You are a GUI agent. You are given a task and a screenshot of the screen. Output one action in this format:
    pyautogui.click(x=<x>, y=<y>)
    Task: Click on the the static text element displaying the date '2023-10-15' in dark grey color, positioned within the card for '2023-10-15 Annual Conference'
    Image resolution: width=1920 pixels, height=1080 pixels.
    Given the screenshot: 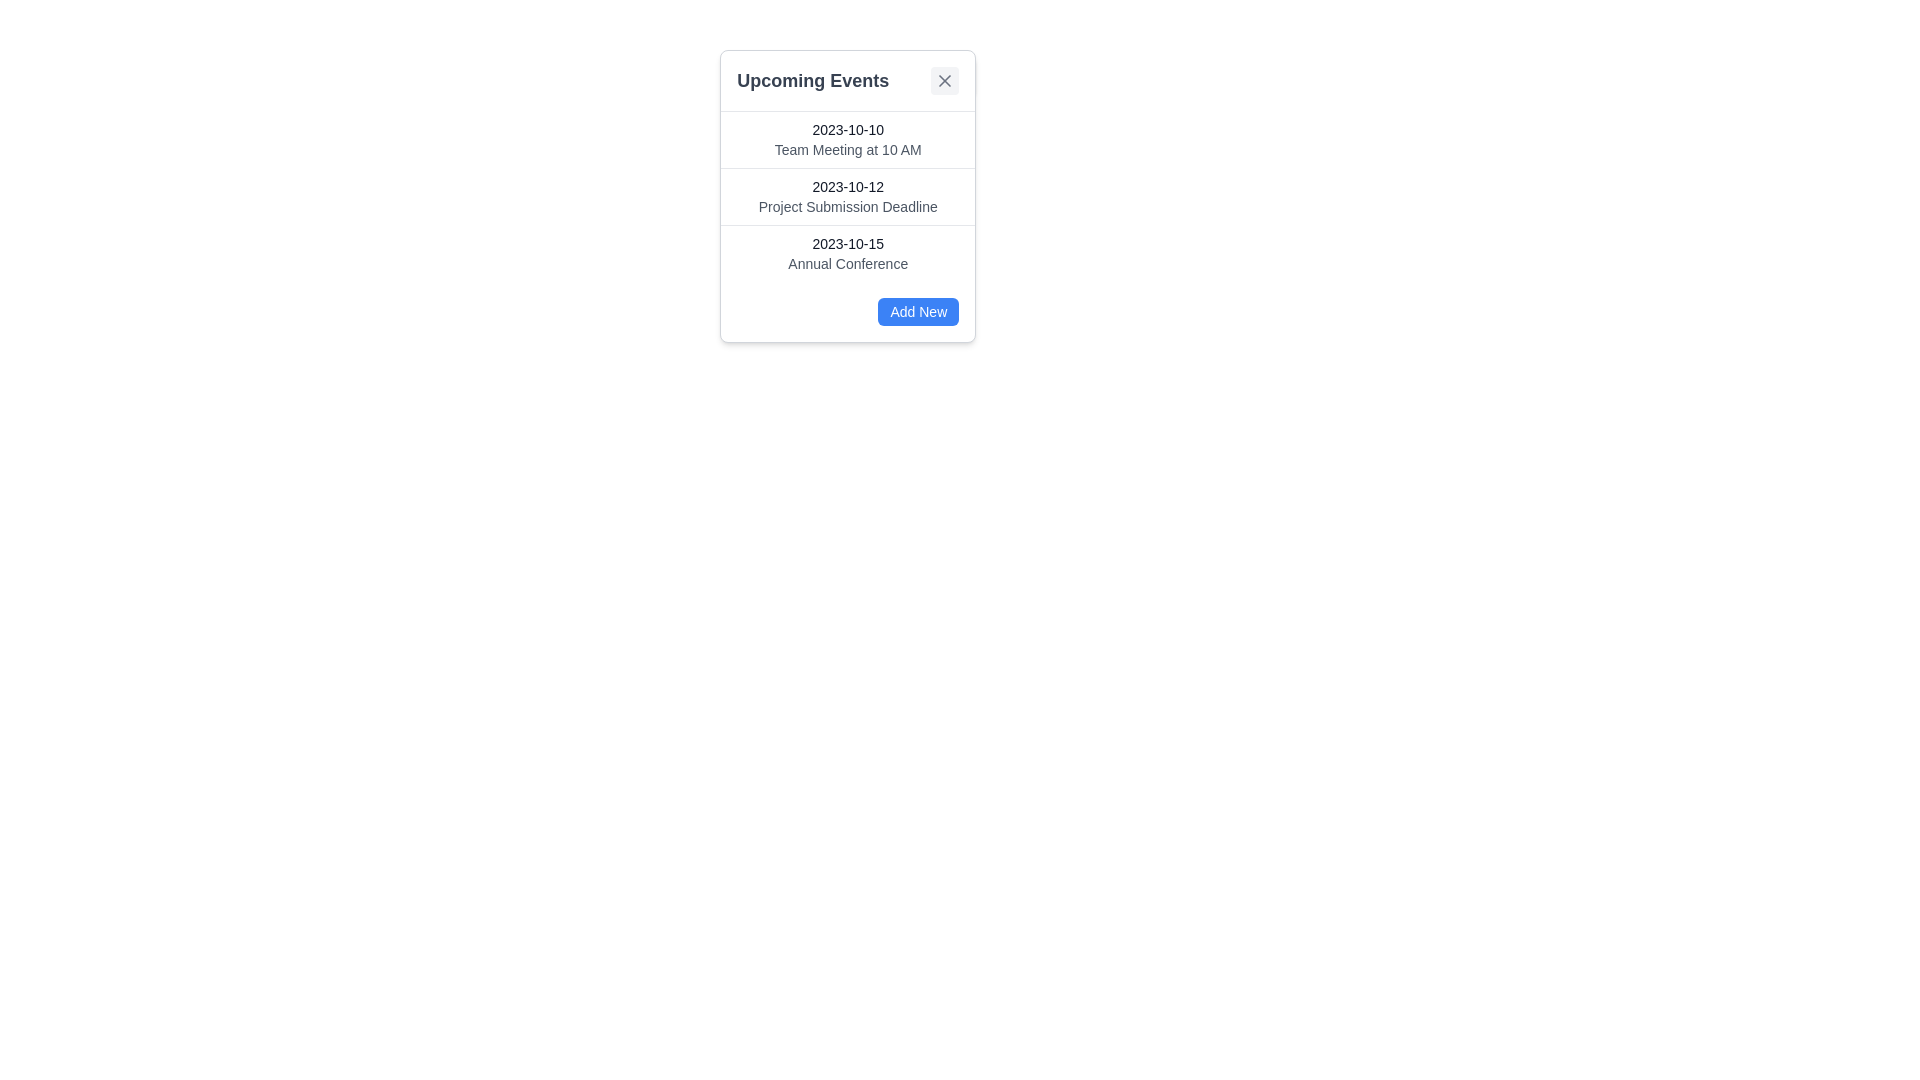 What is the action you would take?
    pyautogui.click(x=848, y=242)
    